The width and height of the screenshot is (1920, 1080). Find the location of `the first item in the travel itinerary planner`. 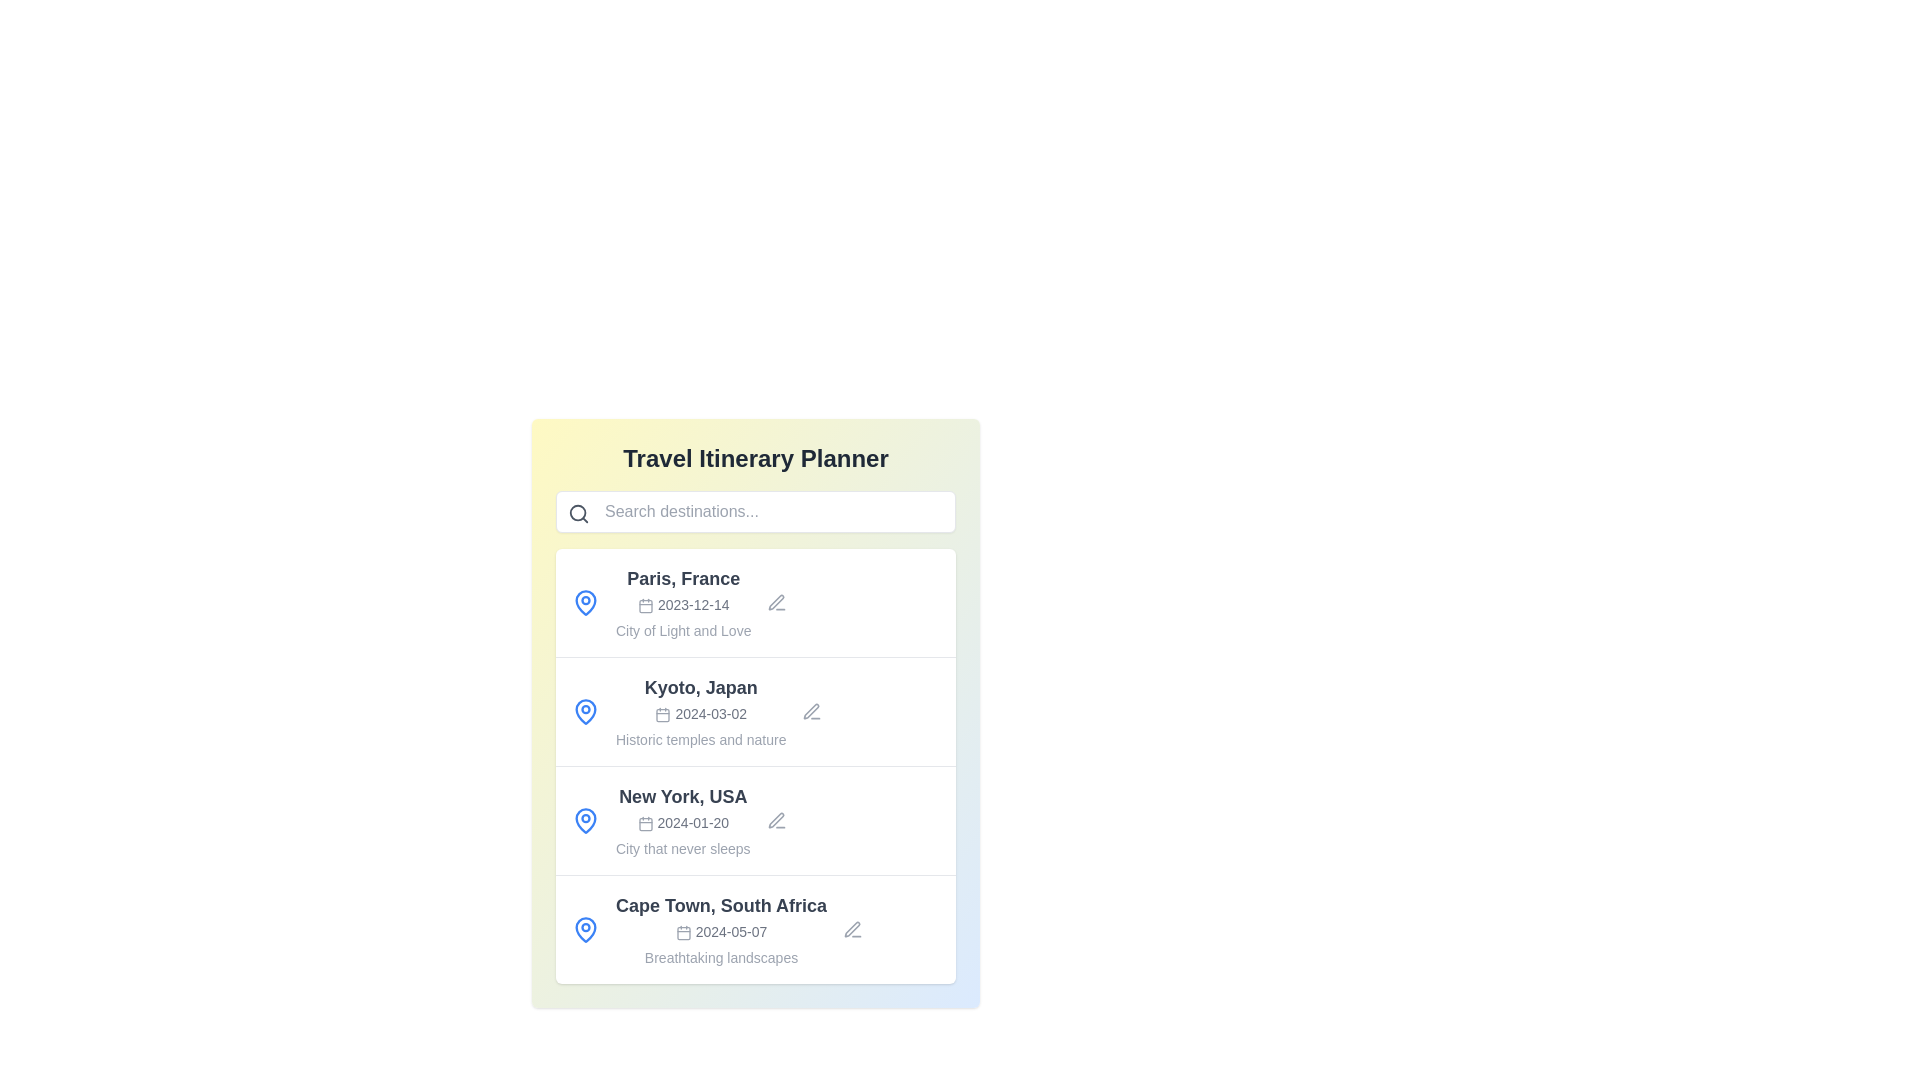

the first item in the travel itinerary planner is located at coordinates (754, 601).